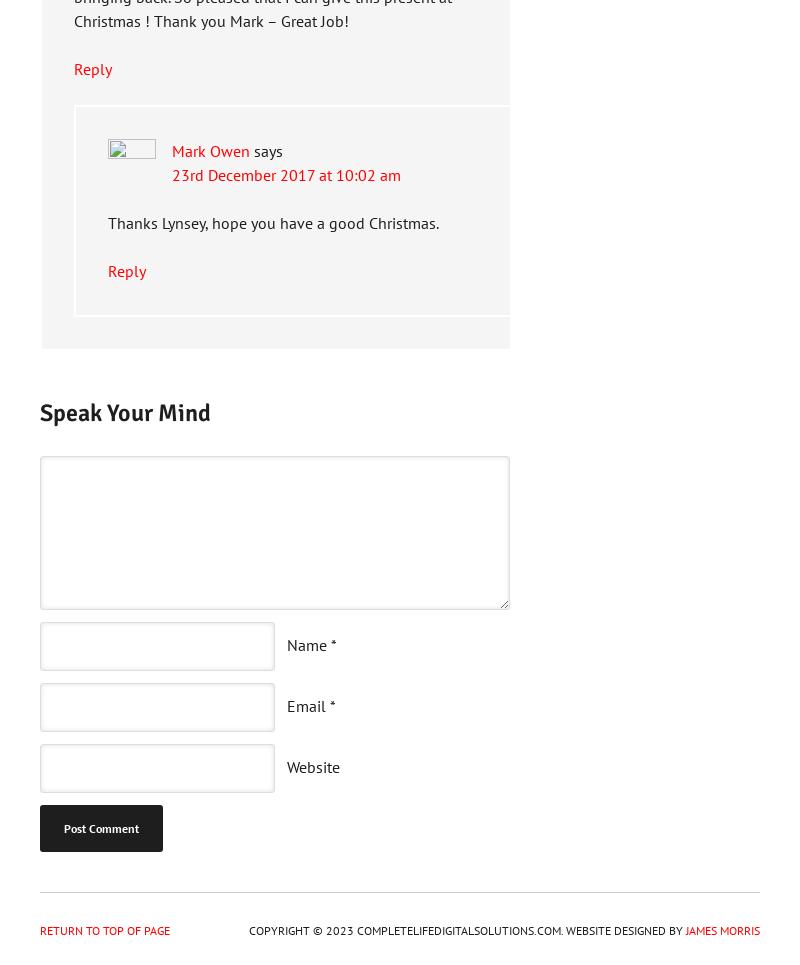 Image resolution: width=800 pixels, height=965 pixels. Describe the element at coordinates (467, 930) in the screenshot. I see `'Copyright © 2023 CompleteLifeDigitalSolutions.com.  Website designed by'` at that location.